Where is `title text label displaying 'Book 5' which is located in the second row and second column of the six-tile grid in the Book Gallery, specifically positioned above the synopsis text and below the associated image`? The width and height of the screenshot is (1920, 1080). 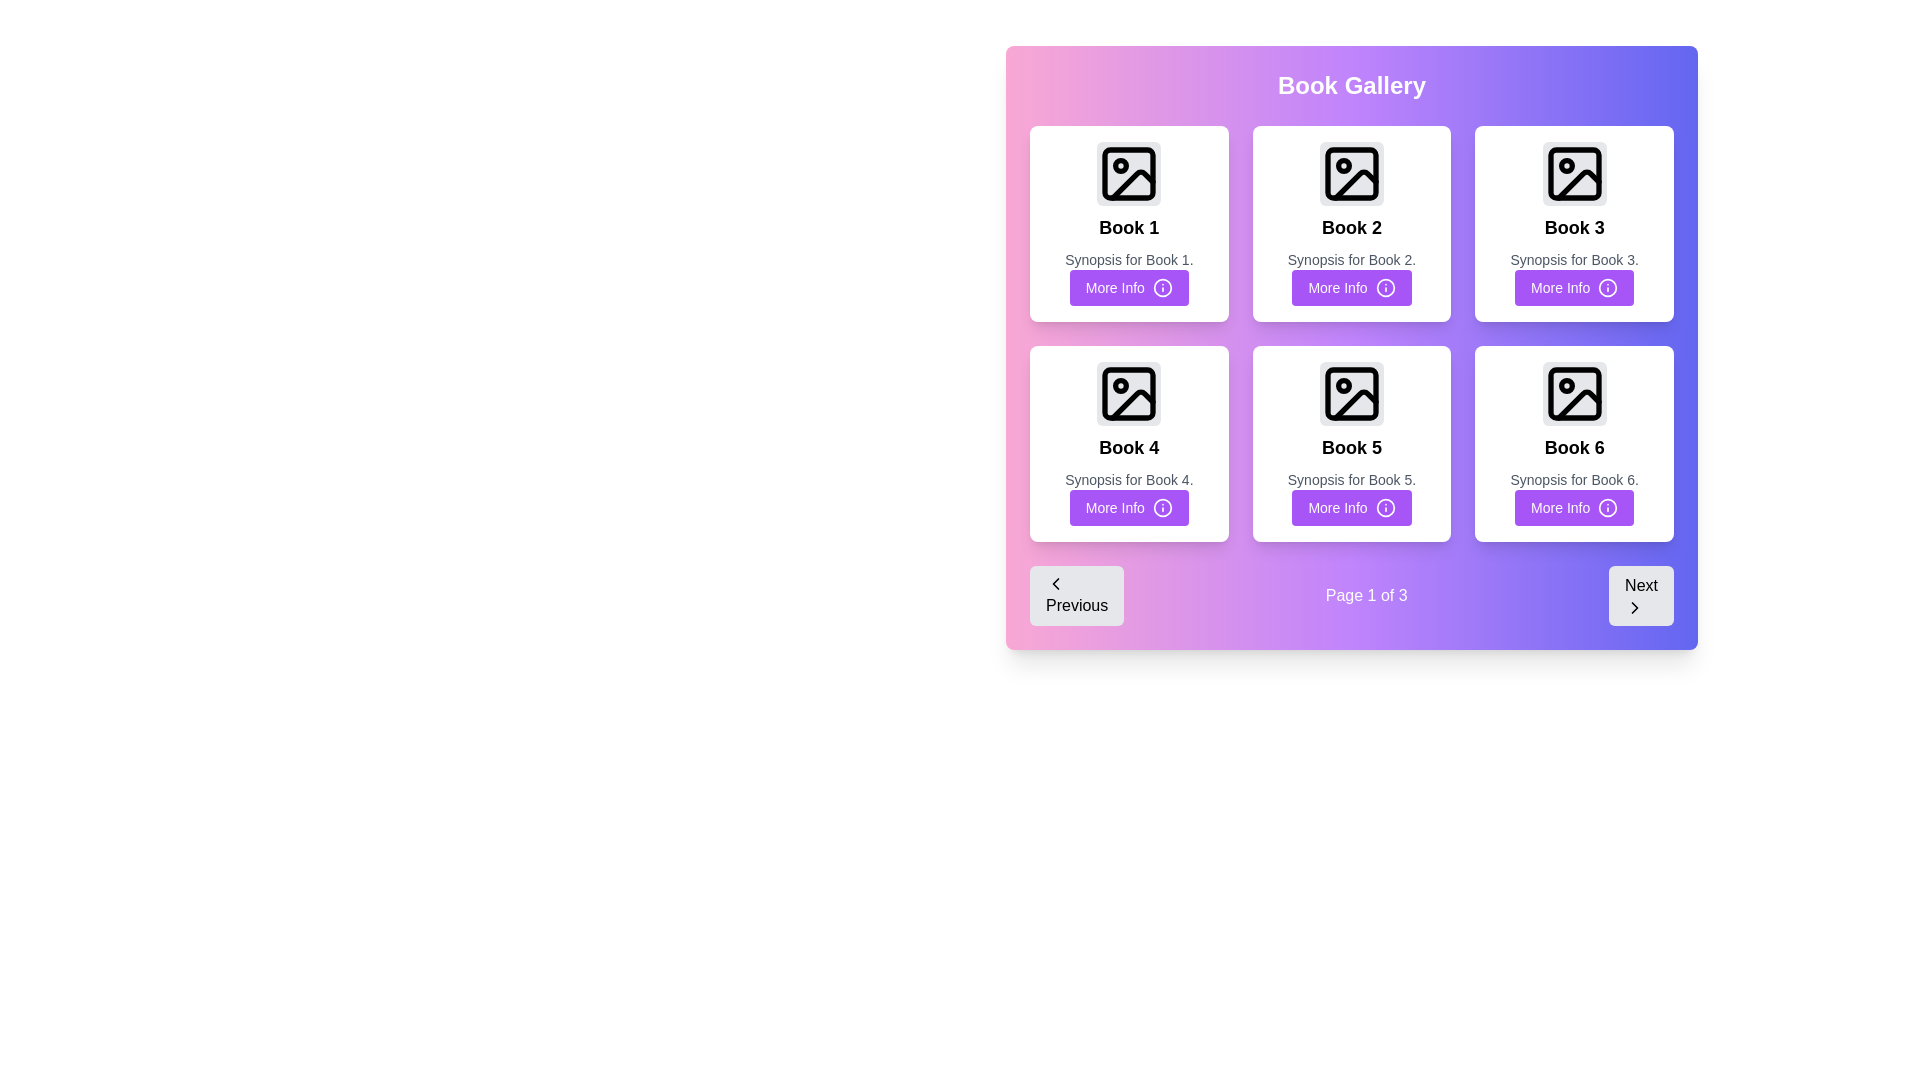
title text label displaying 'Book 5' which is located in the second row and second column of the six-tile grid in the Book Gallery, specifically positioned above the synopsis text and below the associated image is located at coordinates (1352, 446).